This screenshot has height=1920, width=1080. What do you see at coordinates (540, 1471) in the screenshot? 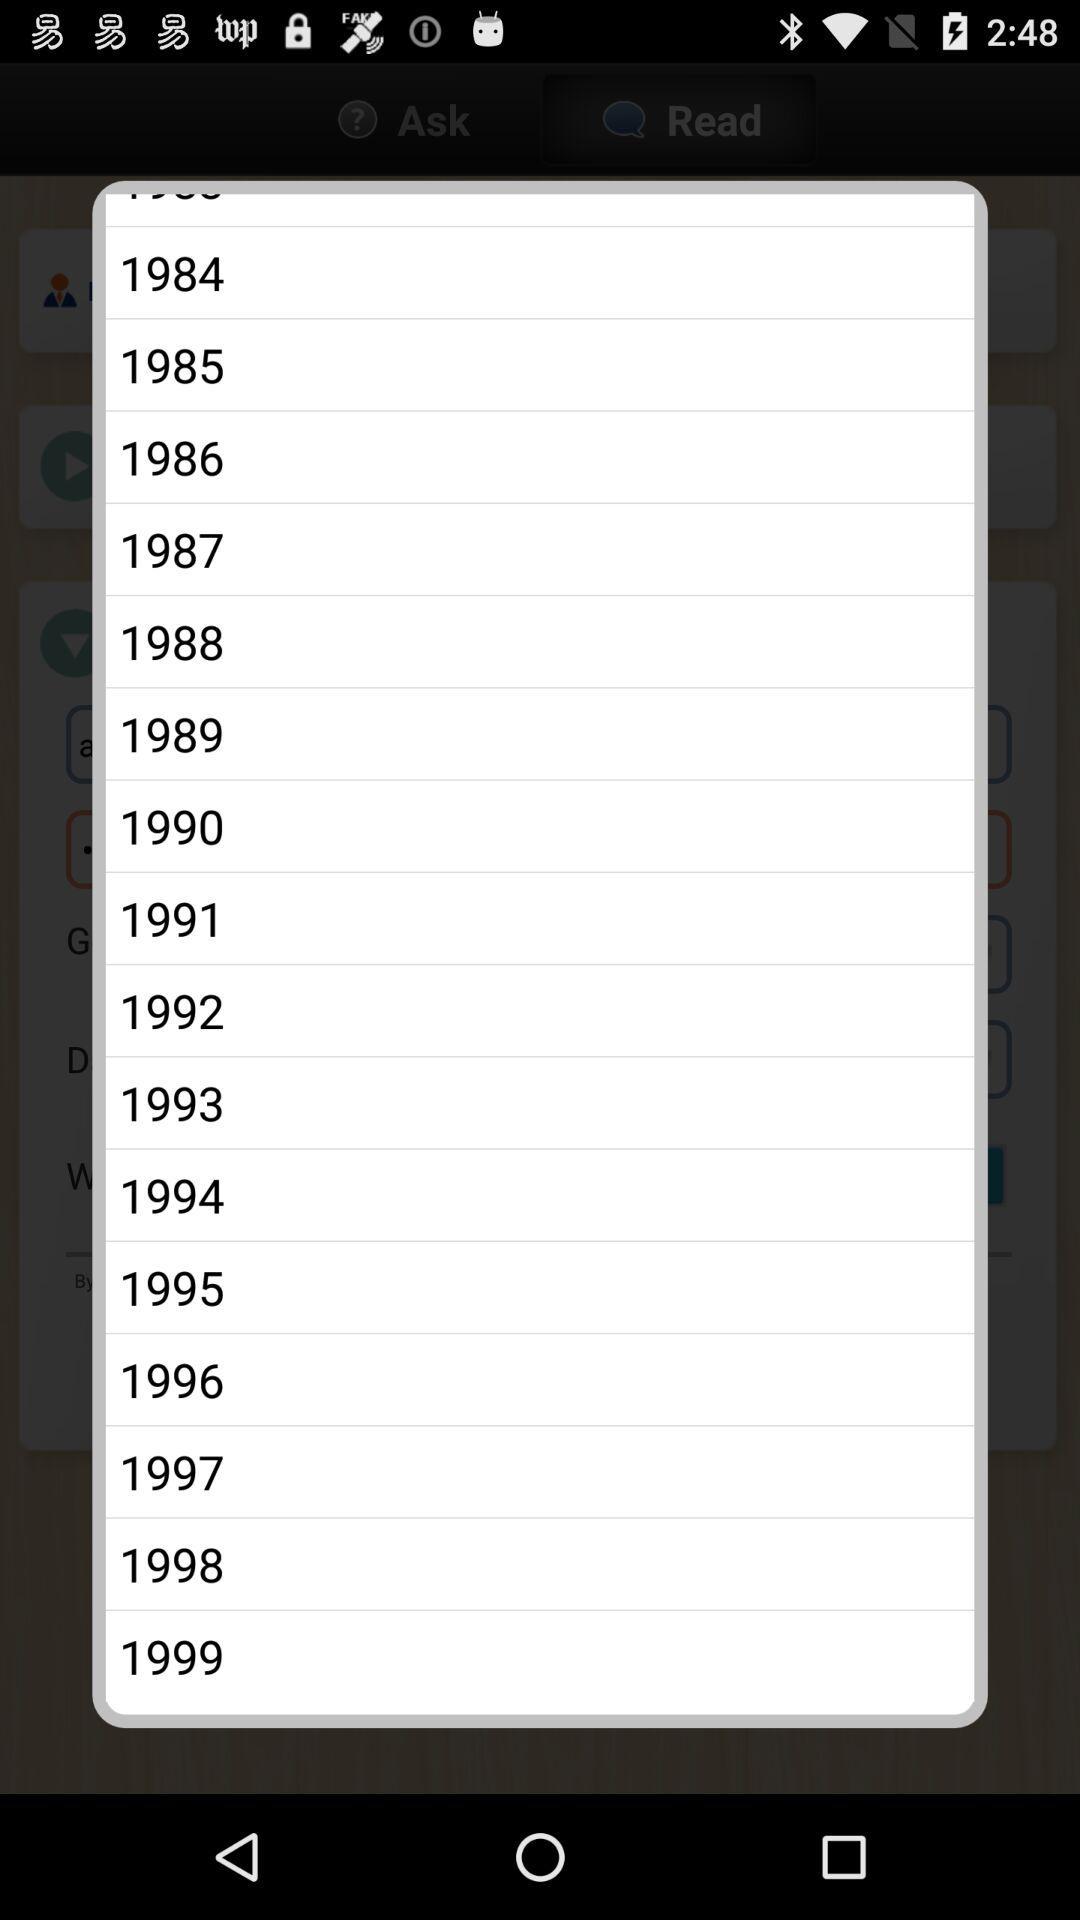
I see `the icon above 1998 app` at bounding box center [540, 1471].